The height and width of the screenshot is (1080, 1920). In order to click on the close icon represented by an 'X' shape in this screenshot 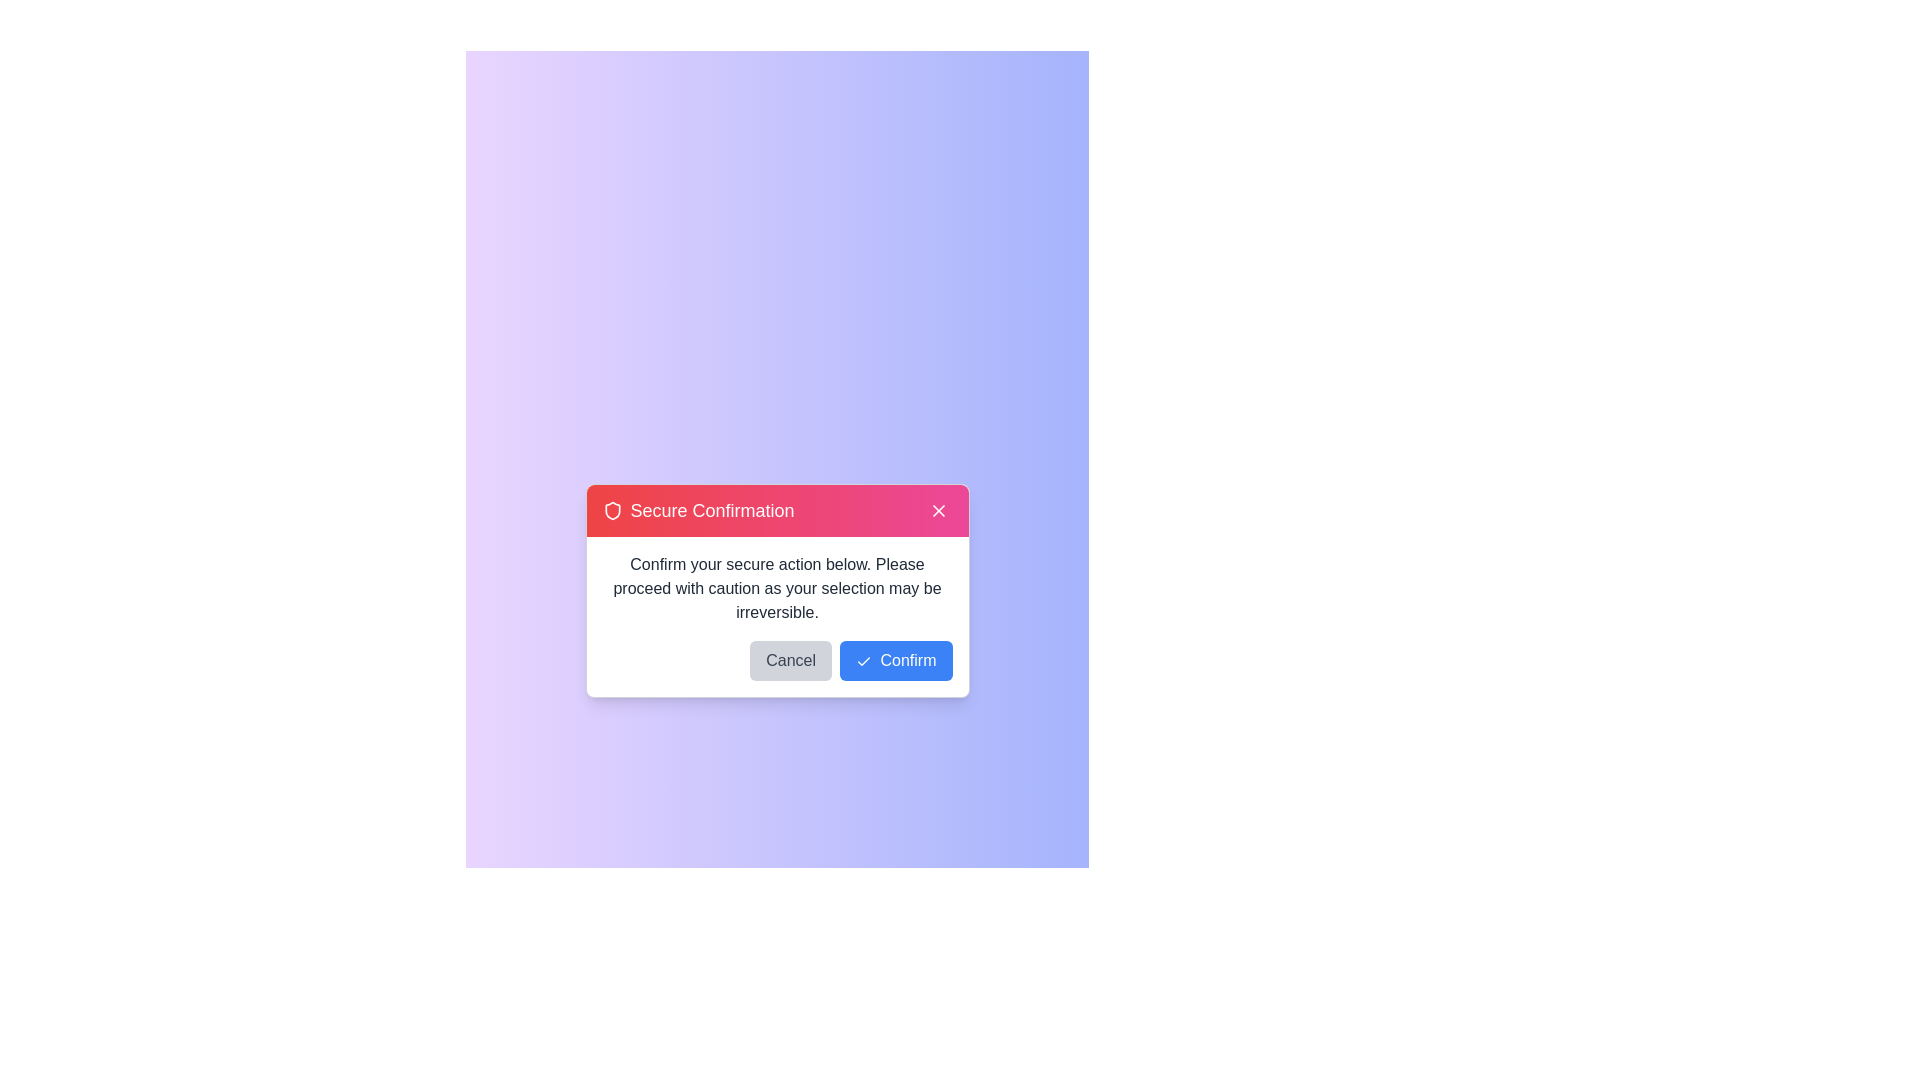, I will do `click(937, 509)`.